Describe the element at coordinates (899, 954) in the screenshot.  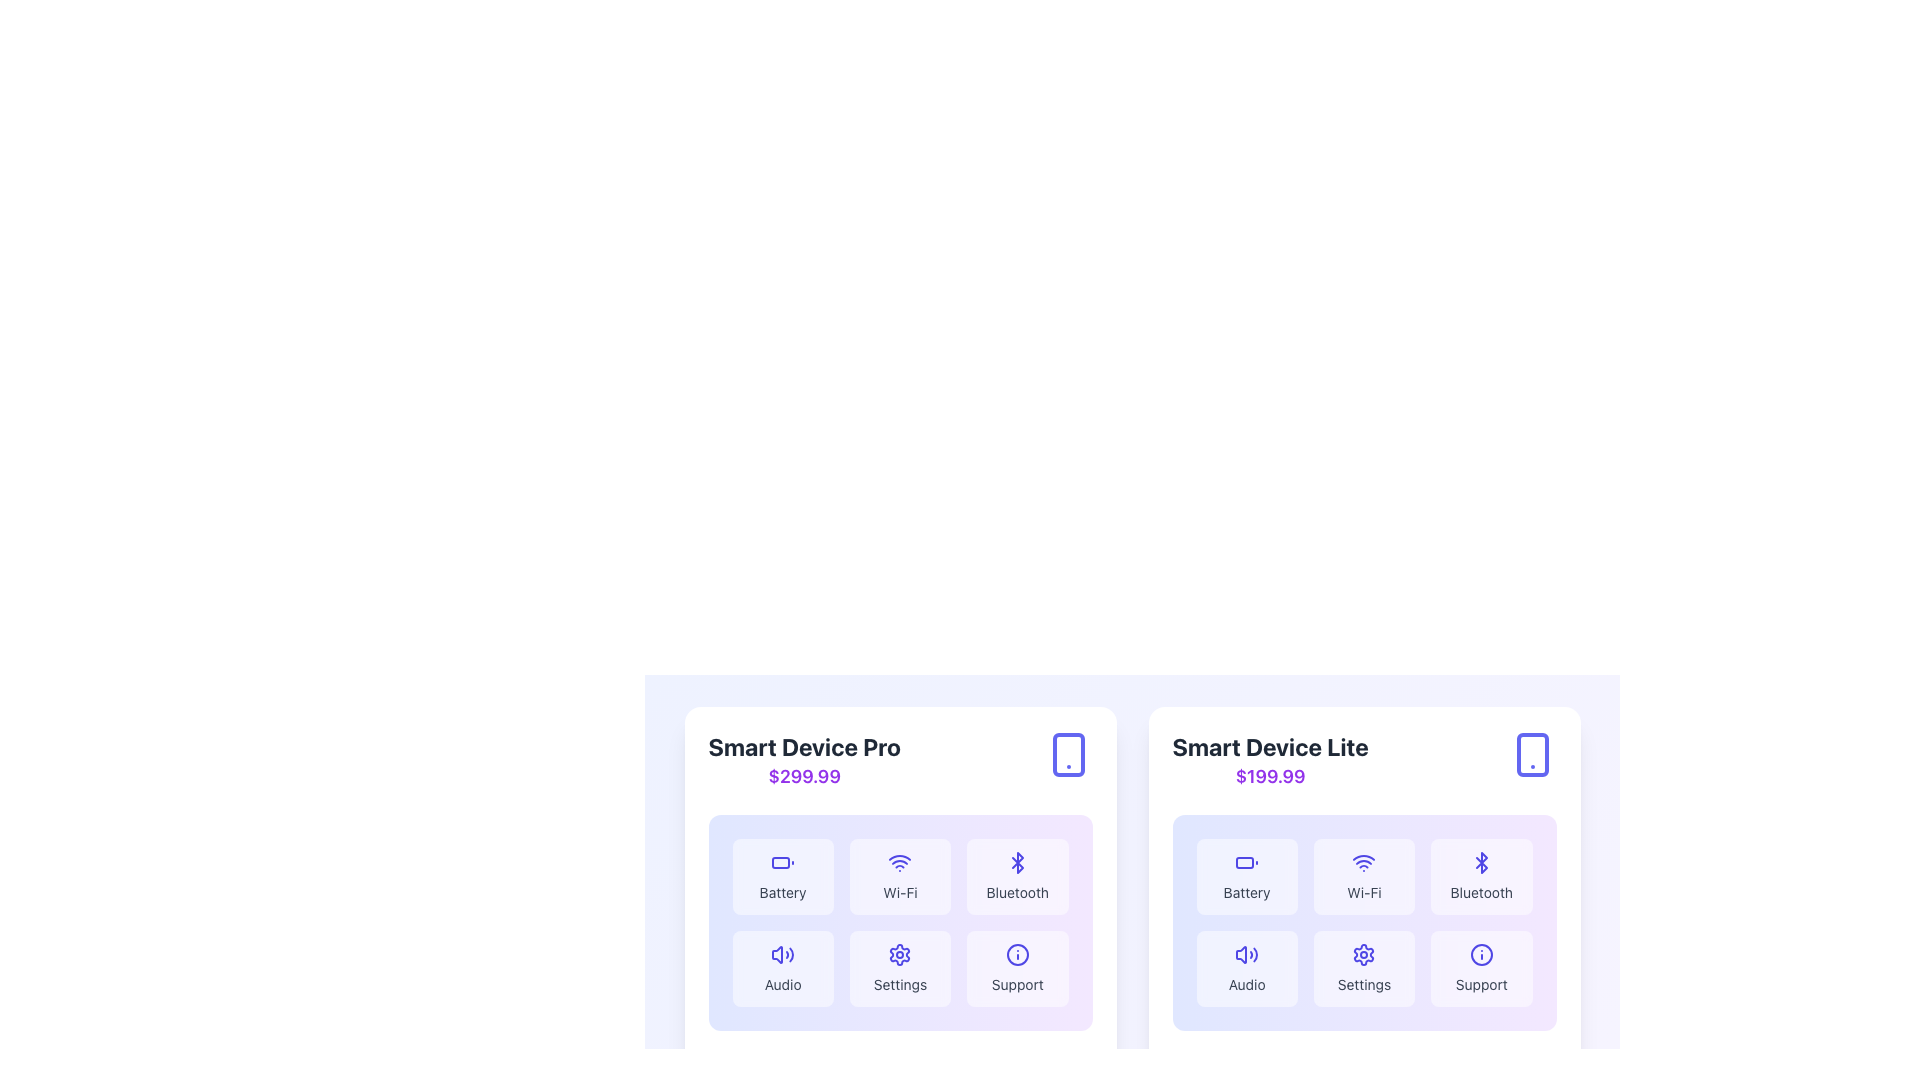
I see `the settings icon located at the bottom center of the 'Smart Device Pro' card, directly beneath the 'Settings' label, to interact with the associated settings functionality` at that location.